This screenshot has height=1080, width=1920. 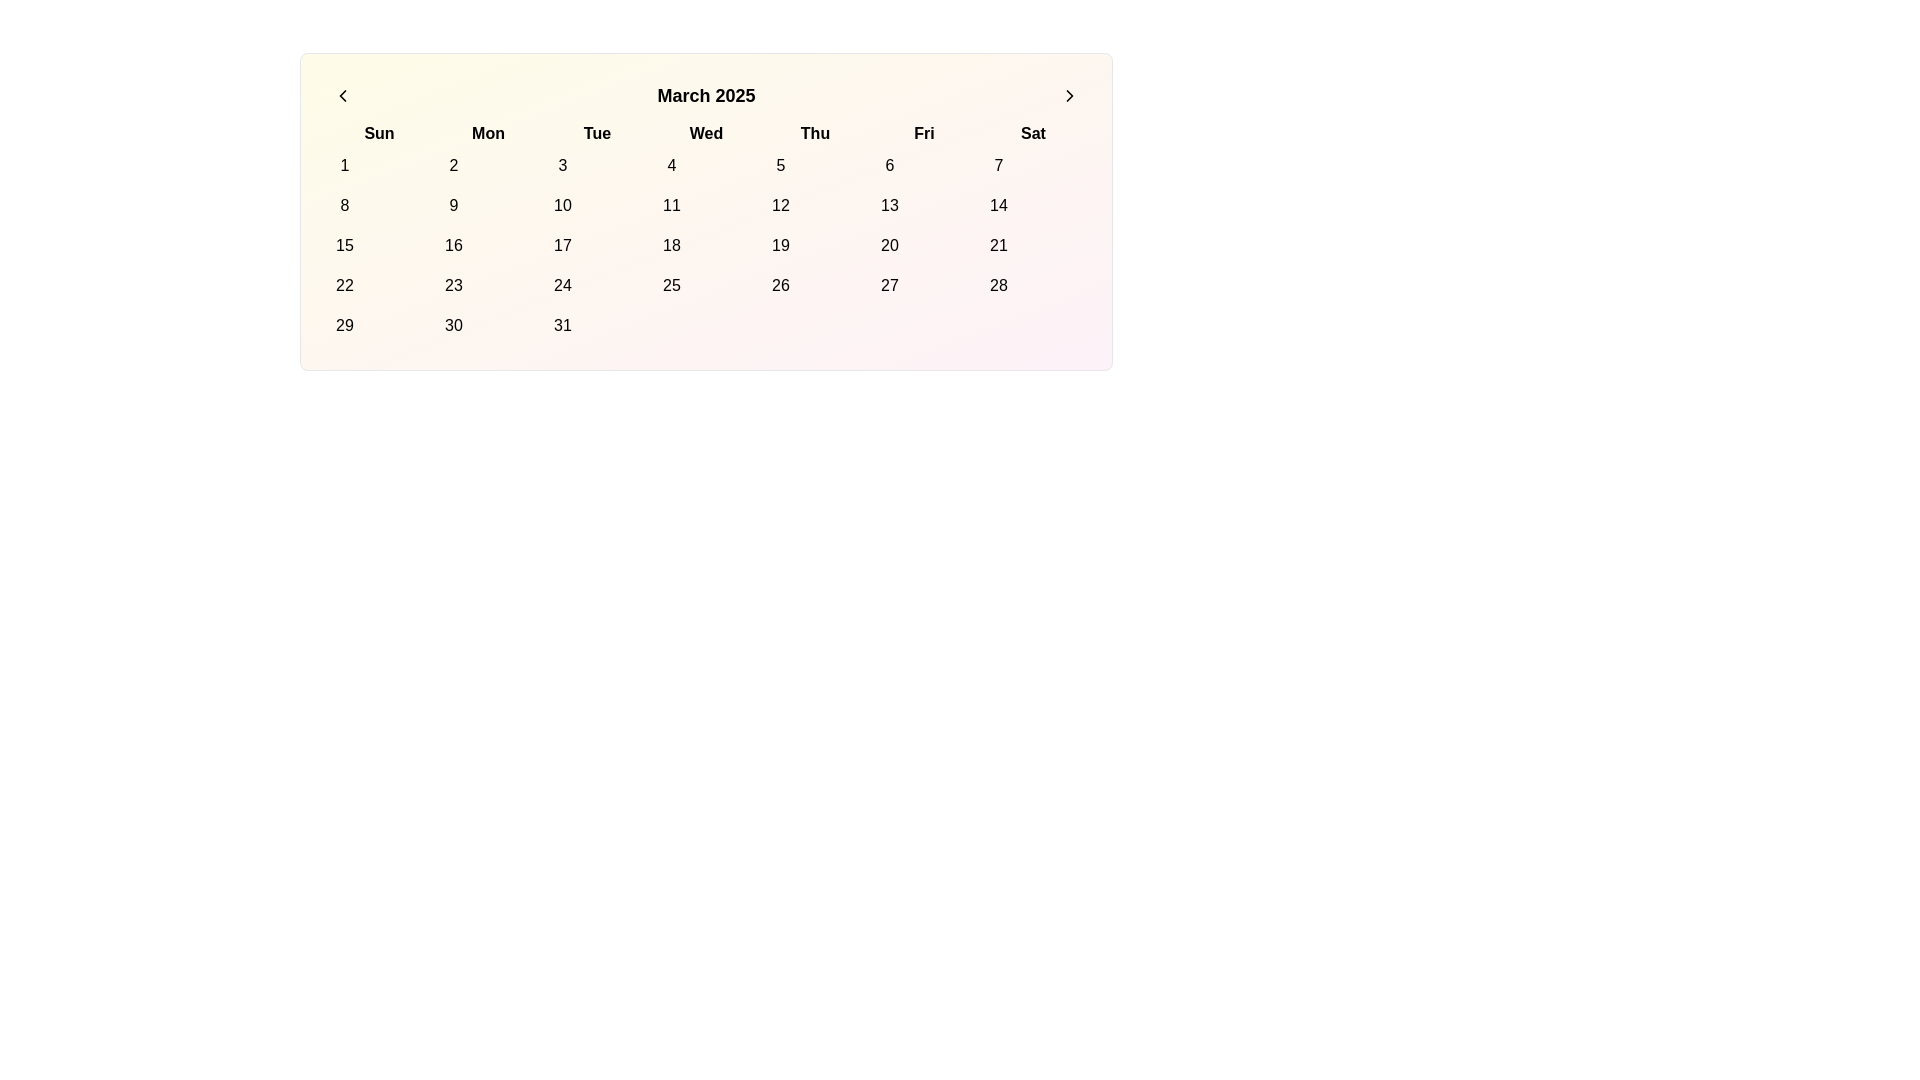 What do you see at coordinates (888, 205) in the screenshot?
I see `the button representing the date '13' in the March 2025 calendar` at bounding box center [888, 205].